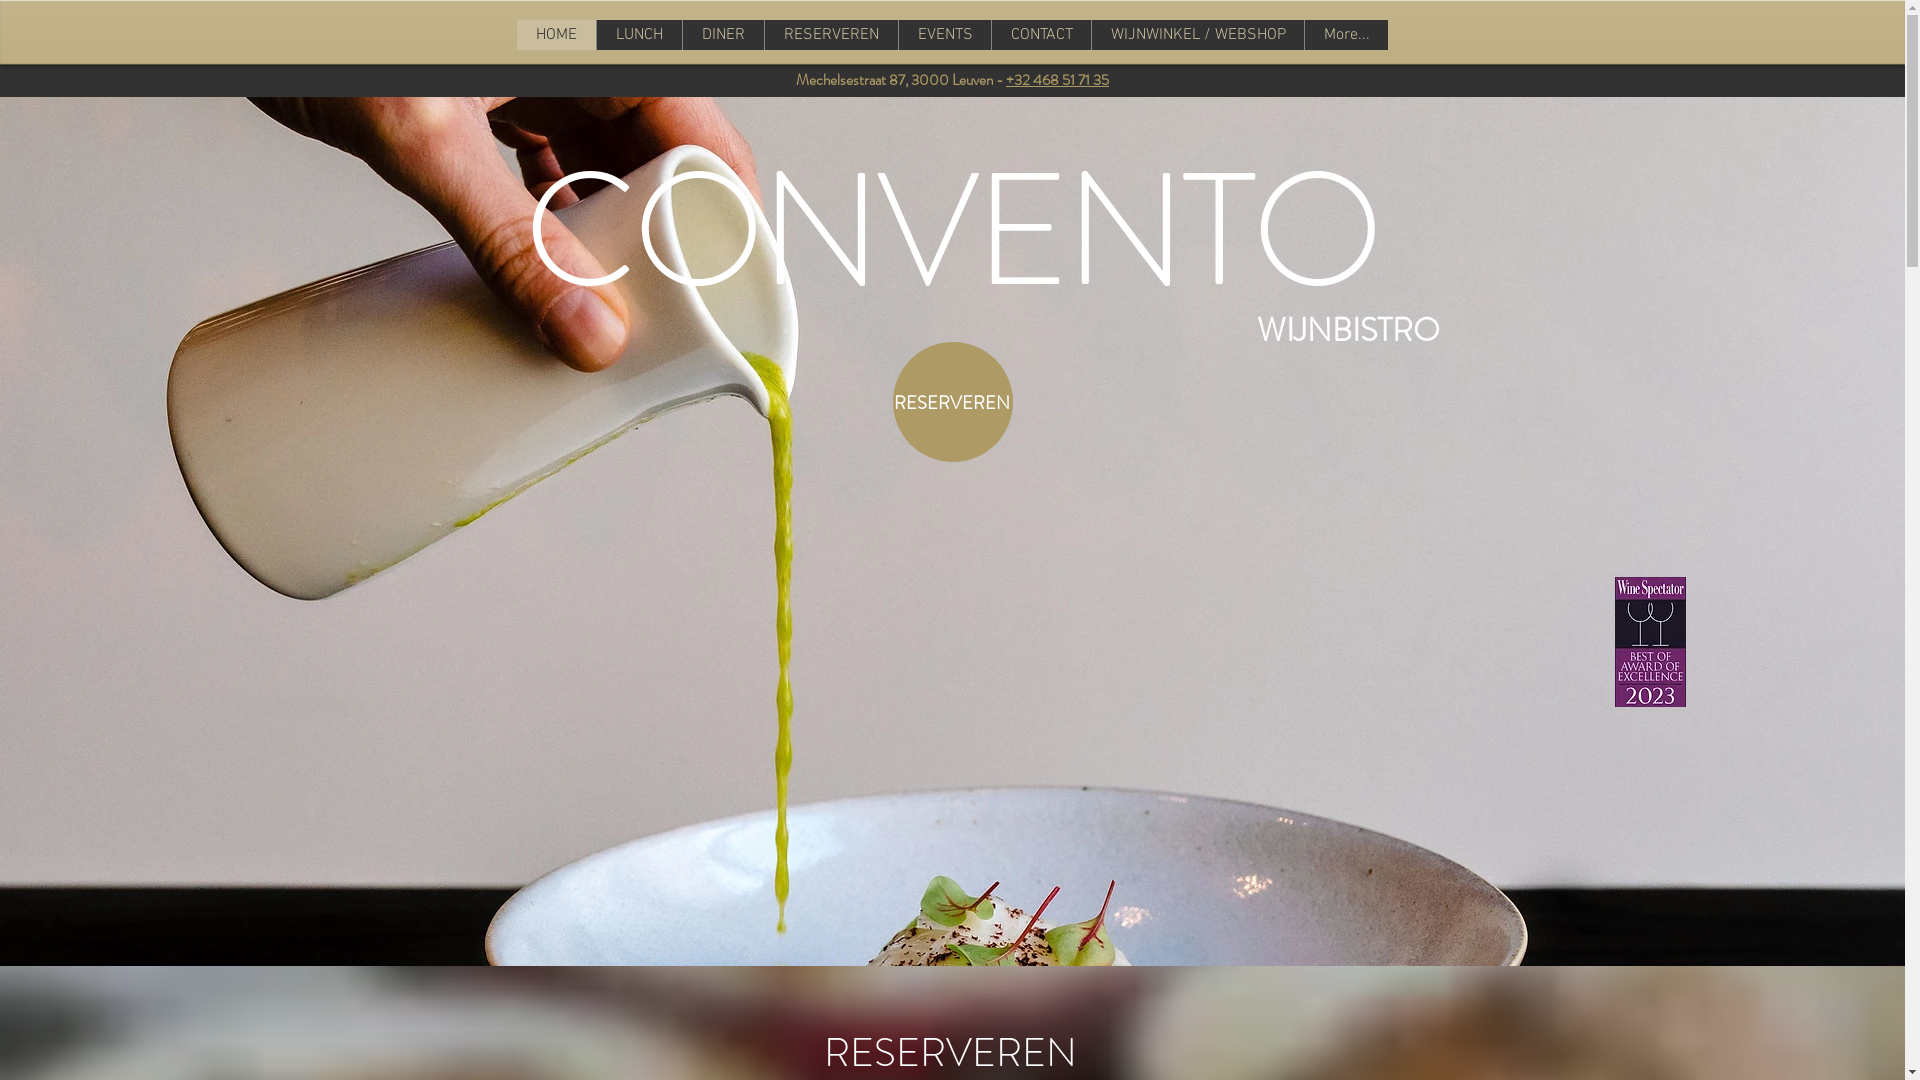 The width and height of the screenshot is (1920, 1080). I want to click on 'RESERVEREN', so click(950, 401).